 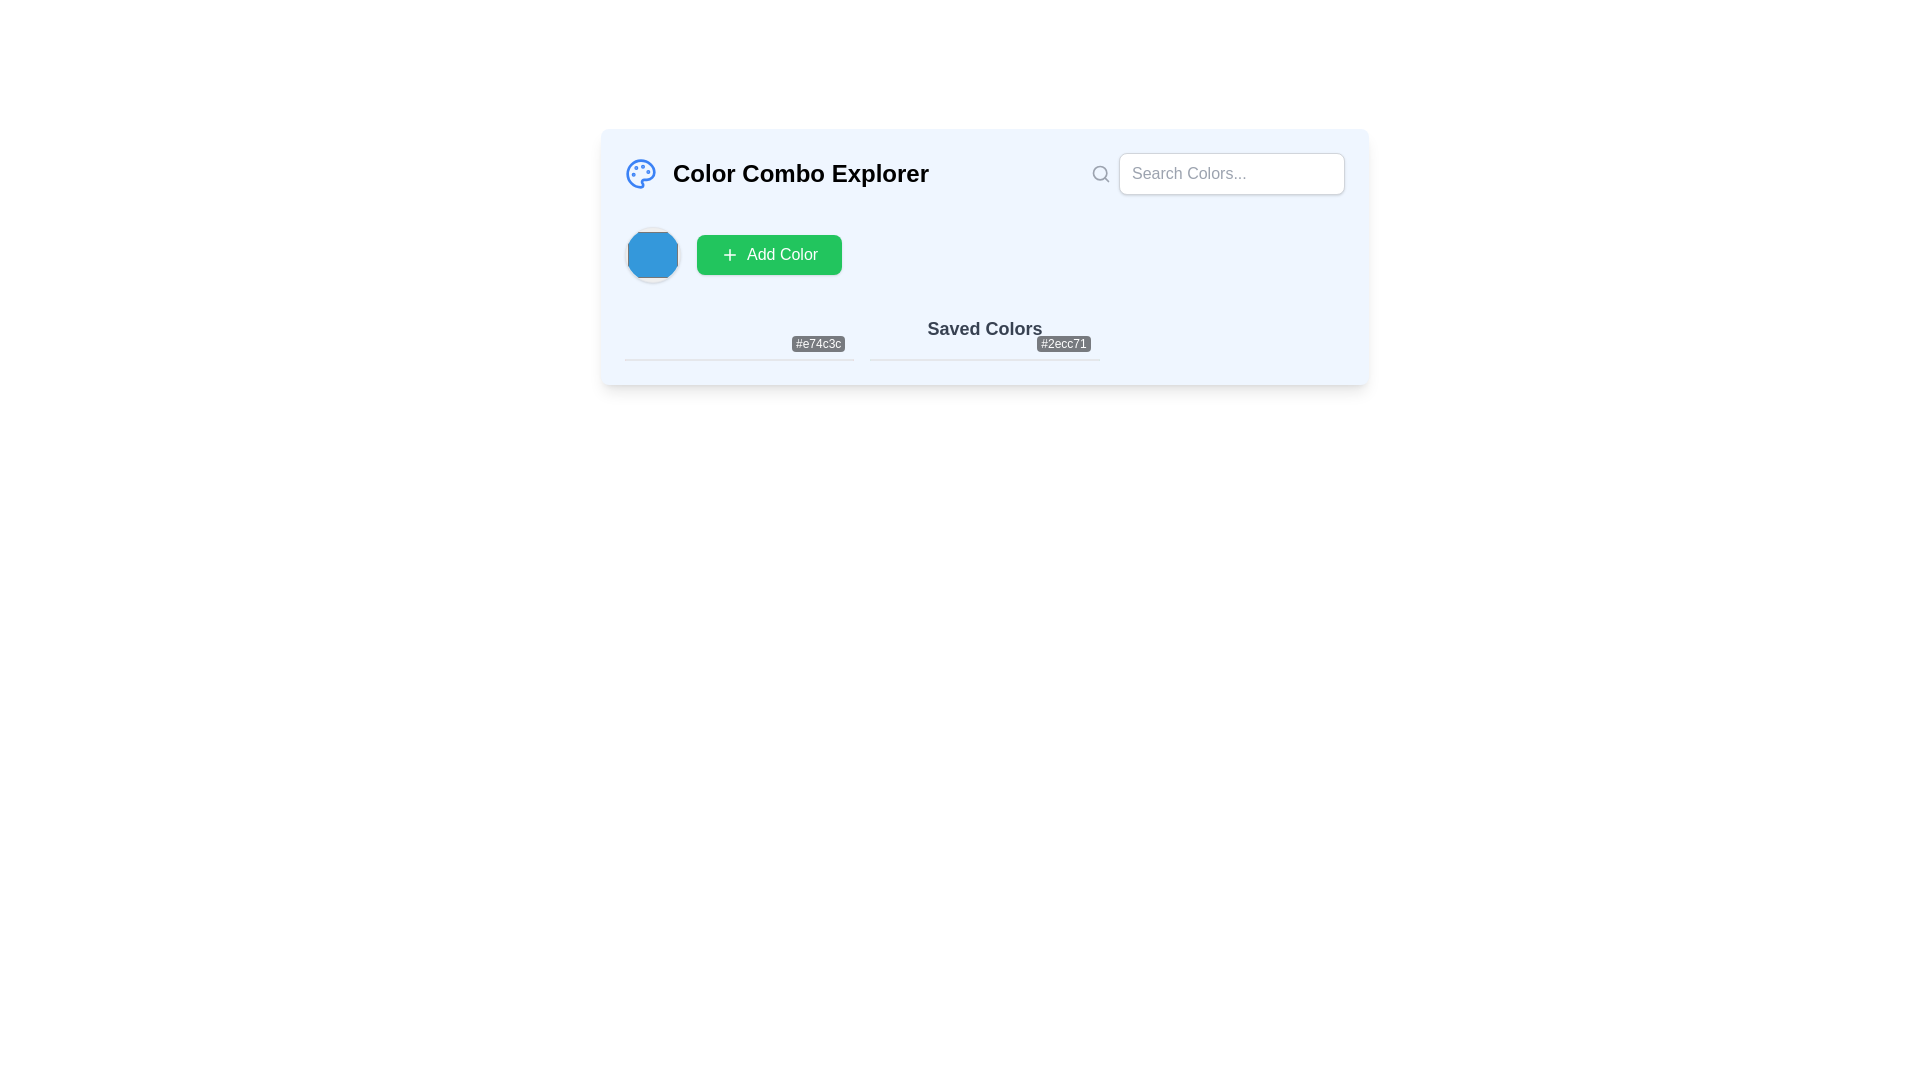 I want to click on the button used to add a new color to the list in the Color Combo Explorer section, so click(x=768, y=253).